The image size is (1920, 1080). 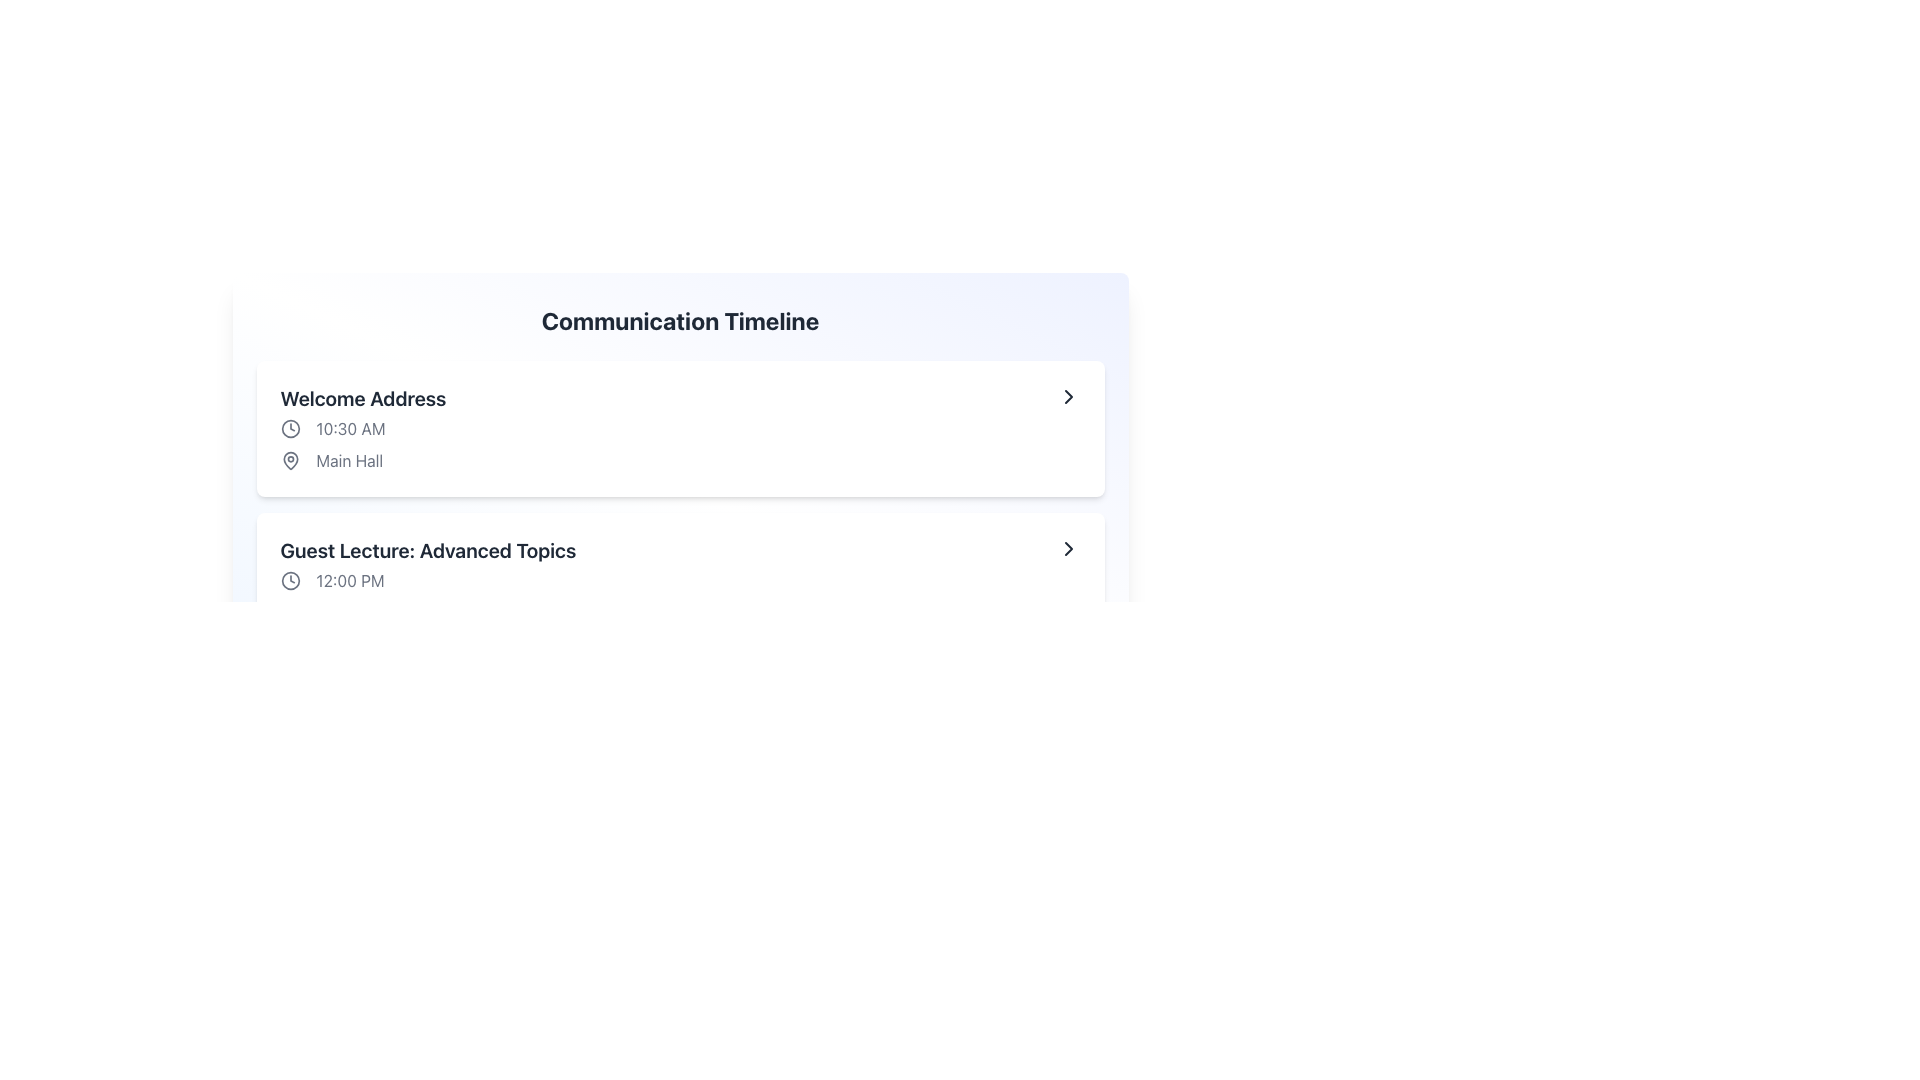 I want to click on the small rightward pointing chevron icon within the 'Guest Lecture: Advanced Topics' section, so click(x=1067, y=548).